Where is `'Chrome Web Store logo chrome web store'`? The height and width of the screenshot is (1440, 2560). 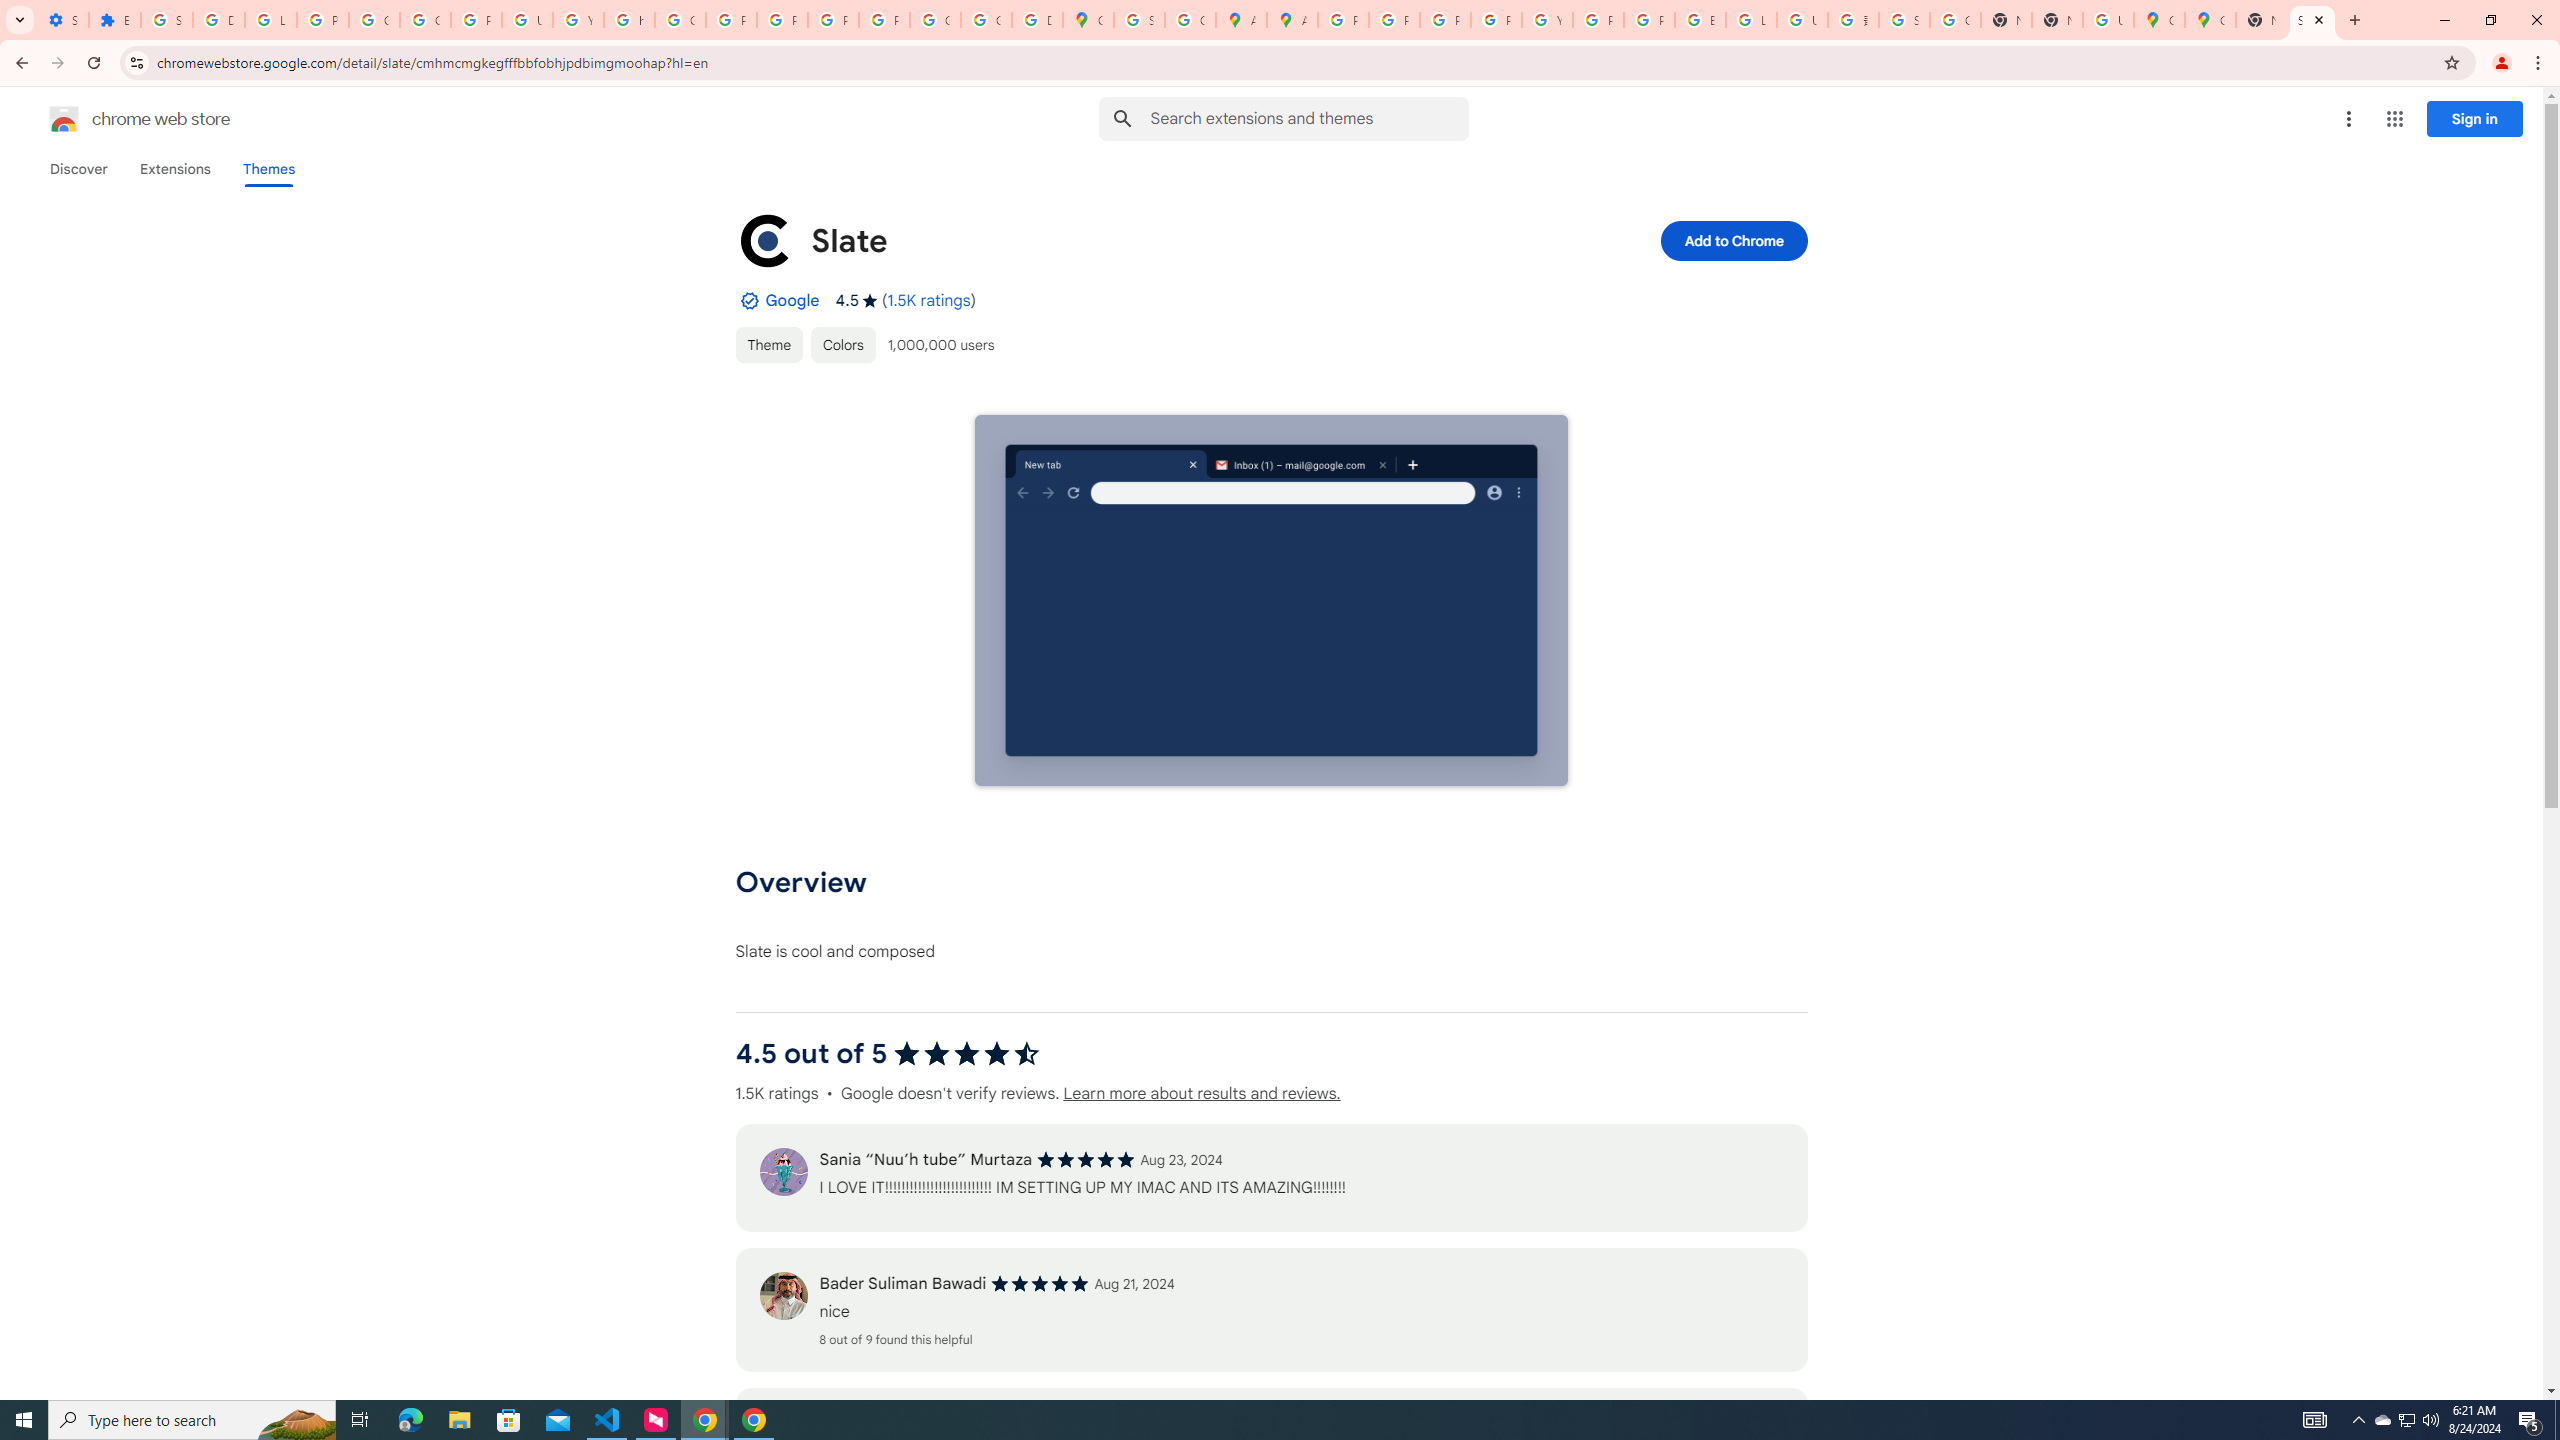 'Chrome Web Store logo chrome web store' is located at coordinates (118, 118).